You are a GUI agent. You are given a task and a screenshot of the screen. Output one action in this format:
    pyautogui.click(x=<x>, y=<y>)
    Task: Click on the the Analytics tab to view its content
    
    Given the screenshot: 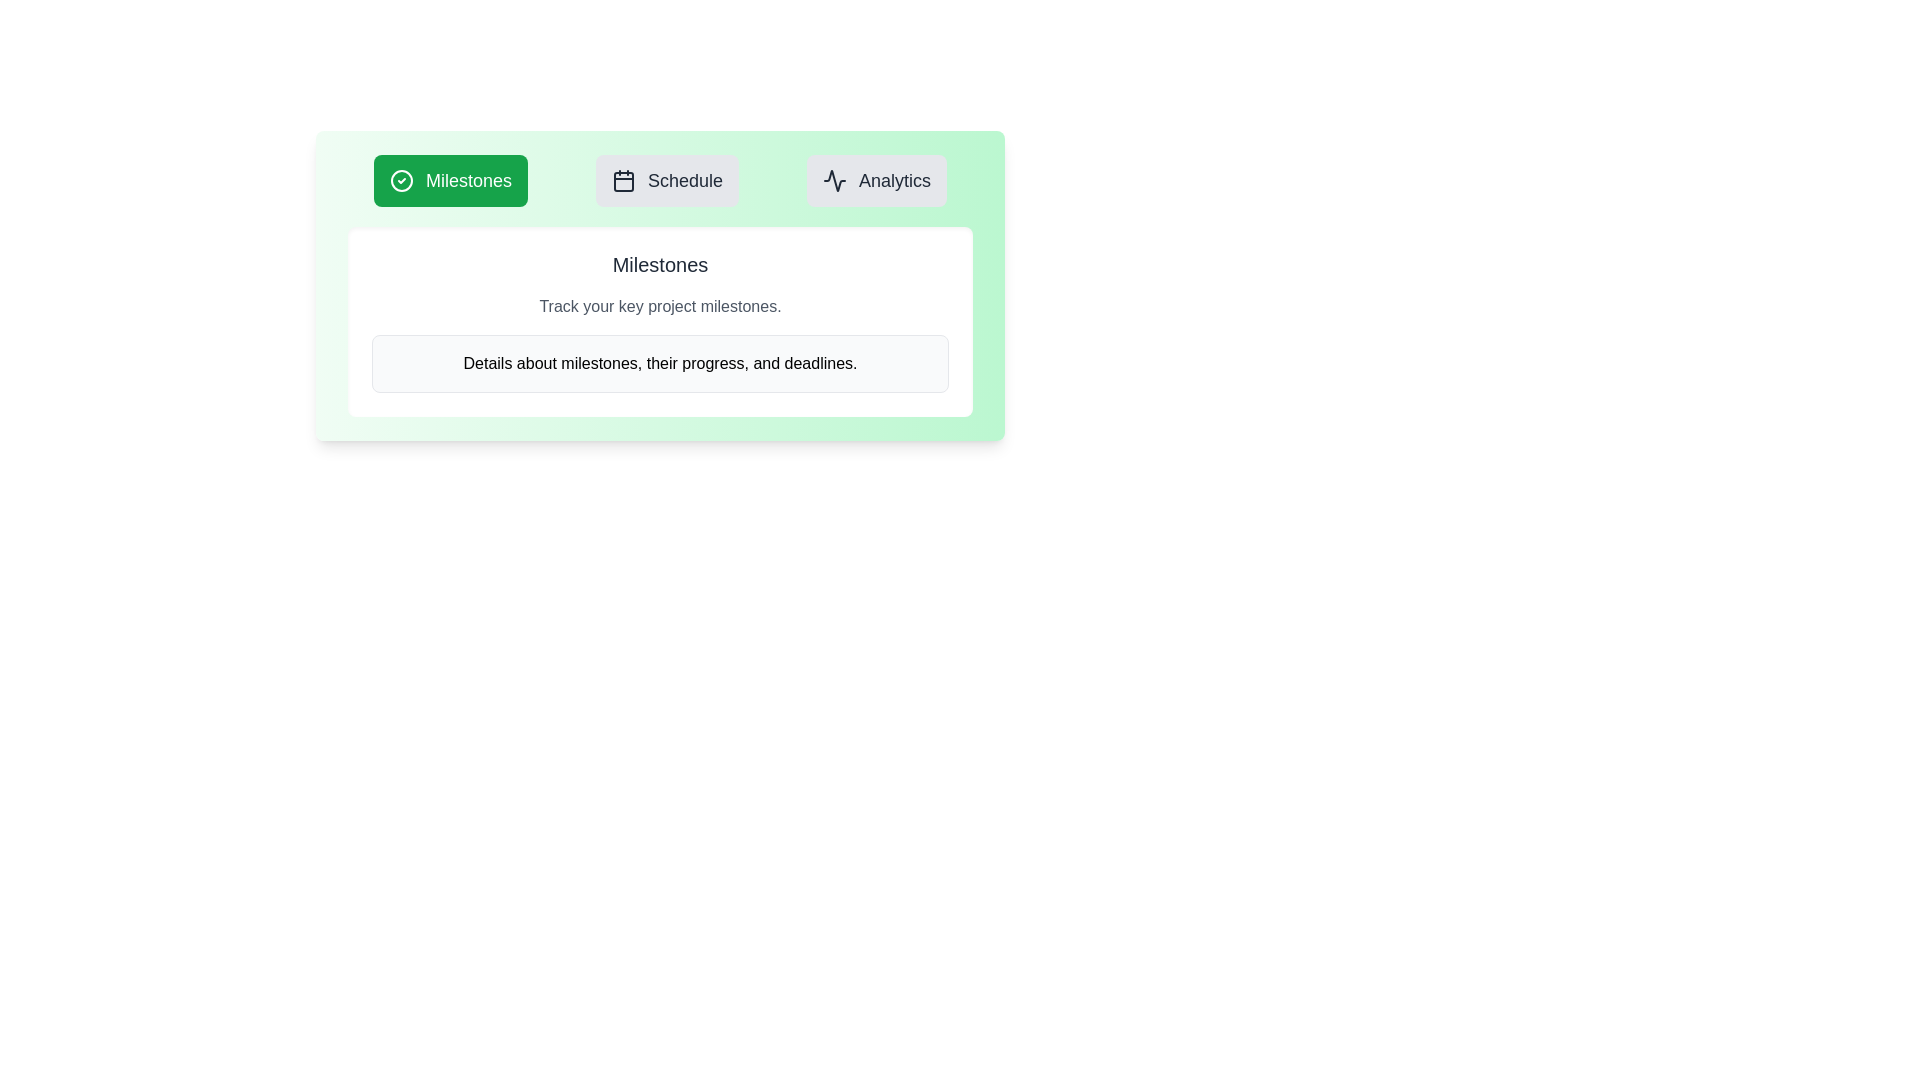 What is the action you would take?
    pyautogui.click(x=877, y=181)
    